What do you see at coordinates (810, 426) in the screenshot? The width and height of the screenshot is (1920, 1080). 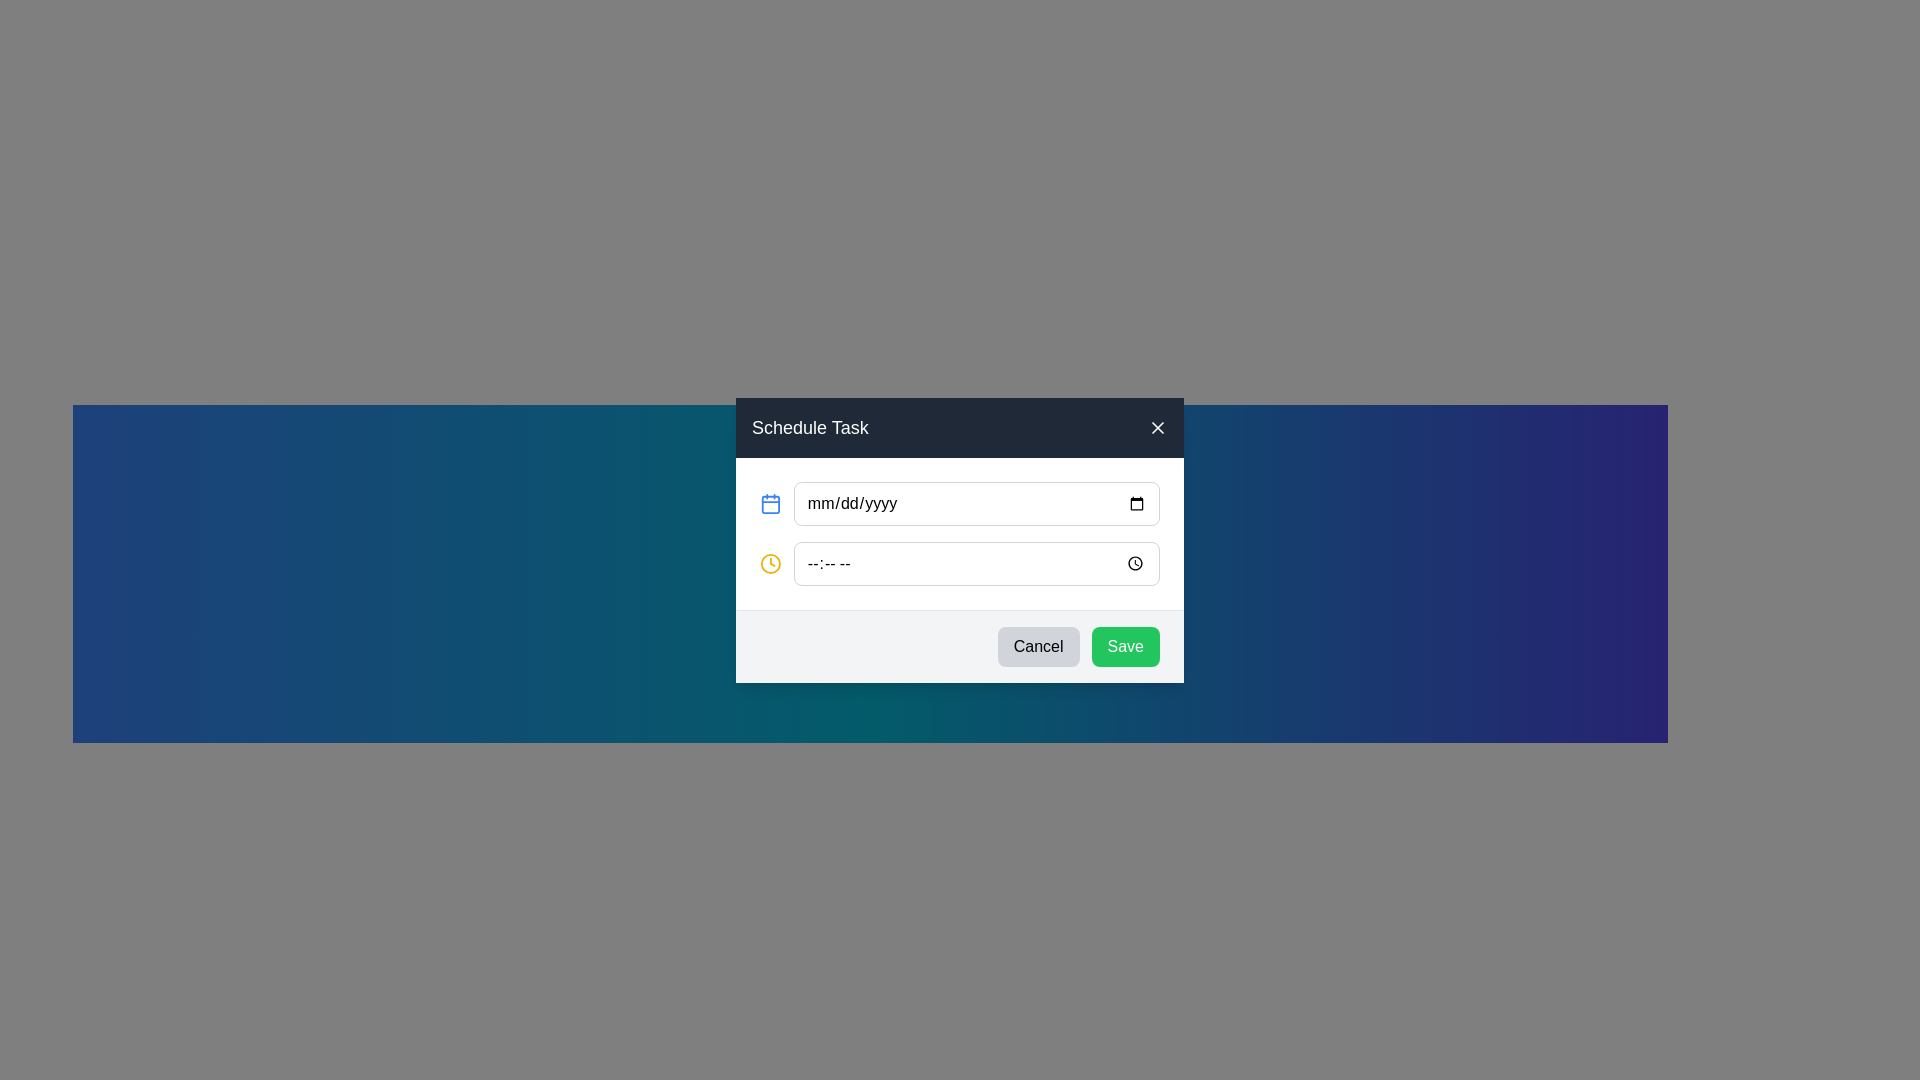 I see `the Static Text Label that serves as the title for the dialog box, located in the header bar at the top left, next to the 'X' icon` at bounding box center [810, 426].